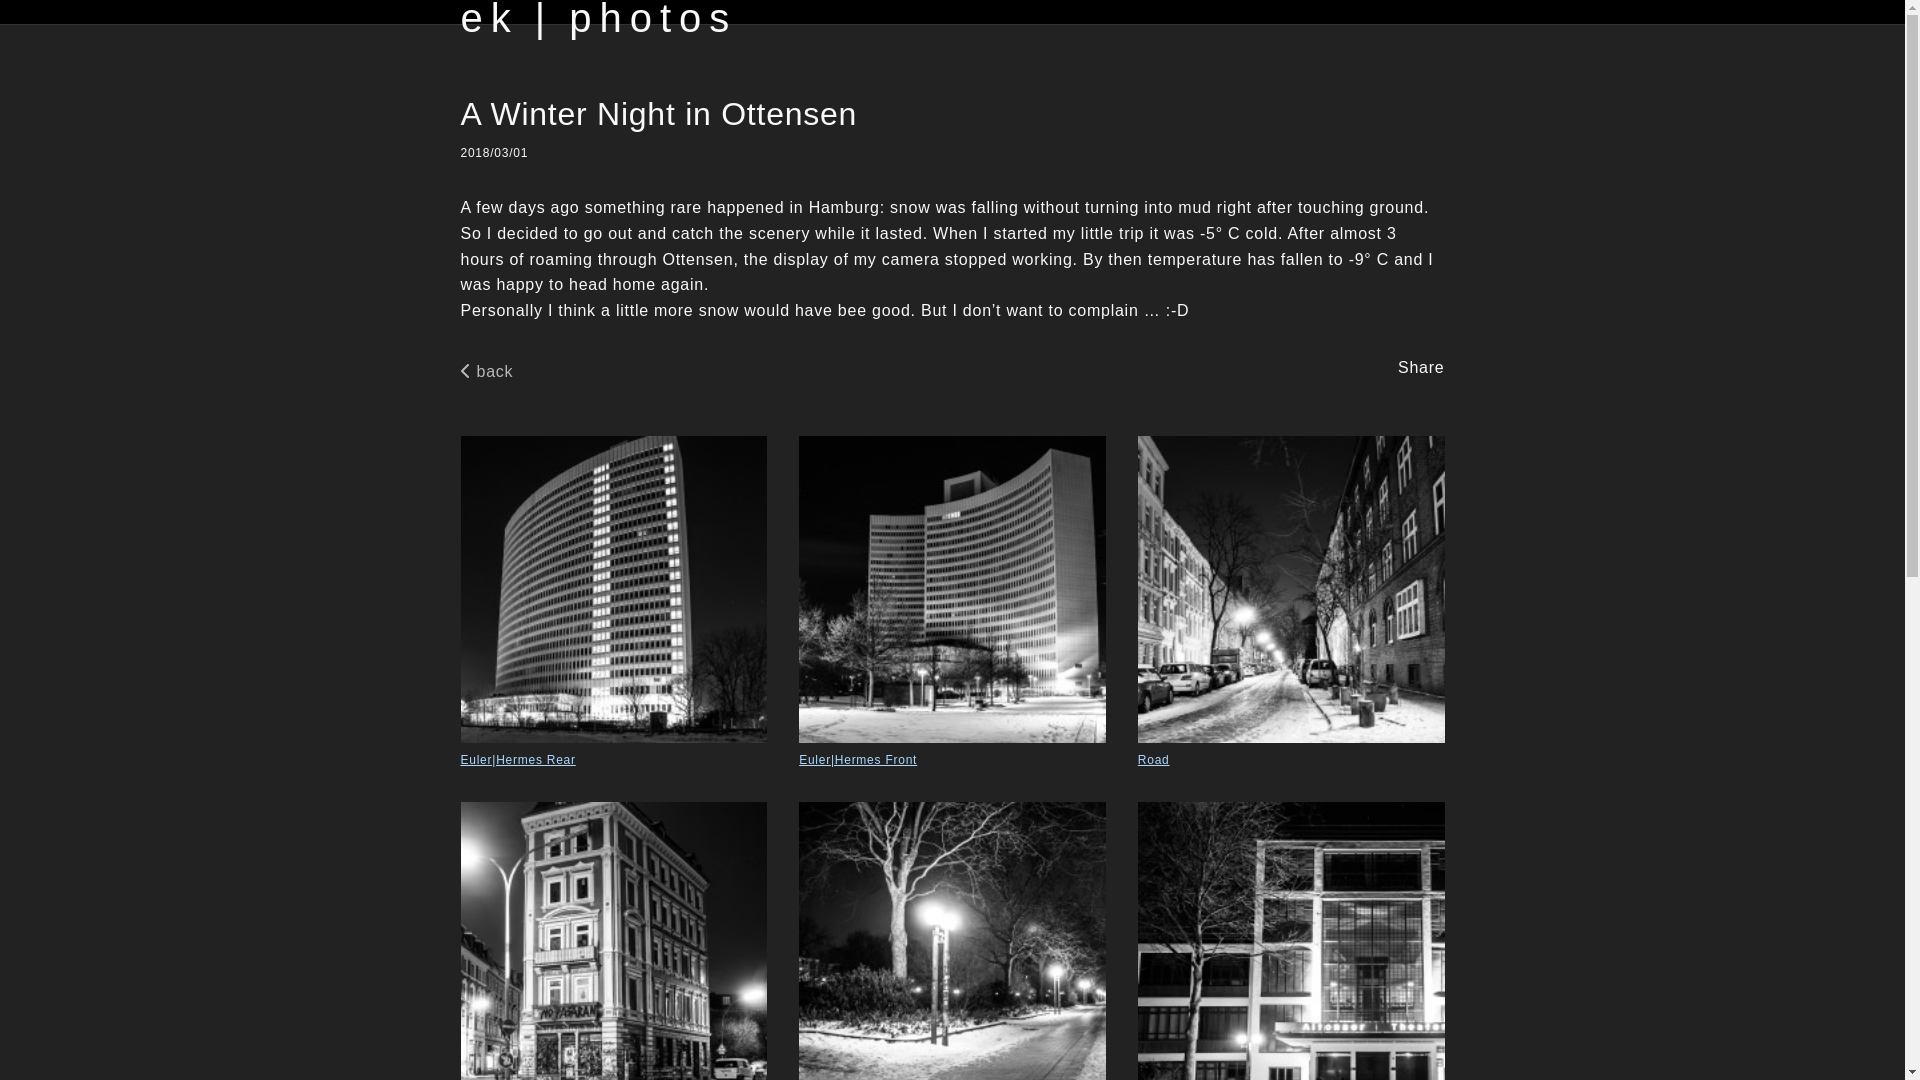 Image resolution: width=1920 pixels, height=1080 pixels. What do you see at coordinates (612, 601) in the screenshot?
I see `'Euler|Hermes Rear'` at bounding box center [612, 601].